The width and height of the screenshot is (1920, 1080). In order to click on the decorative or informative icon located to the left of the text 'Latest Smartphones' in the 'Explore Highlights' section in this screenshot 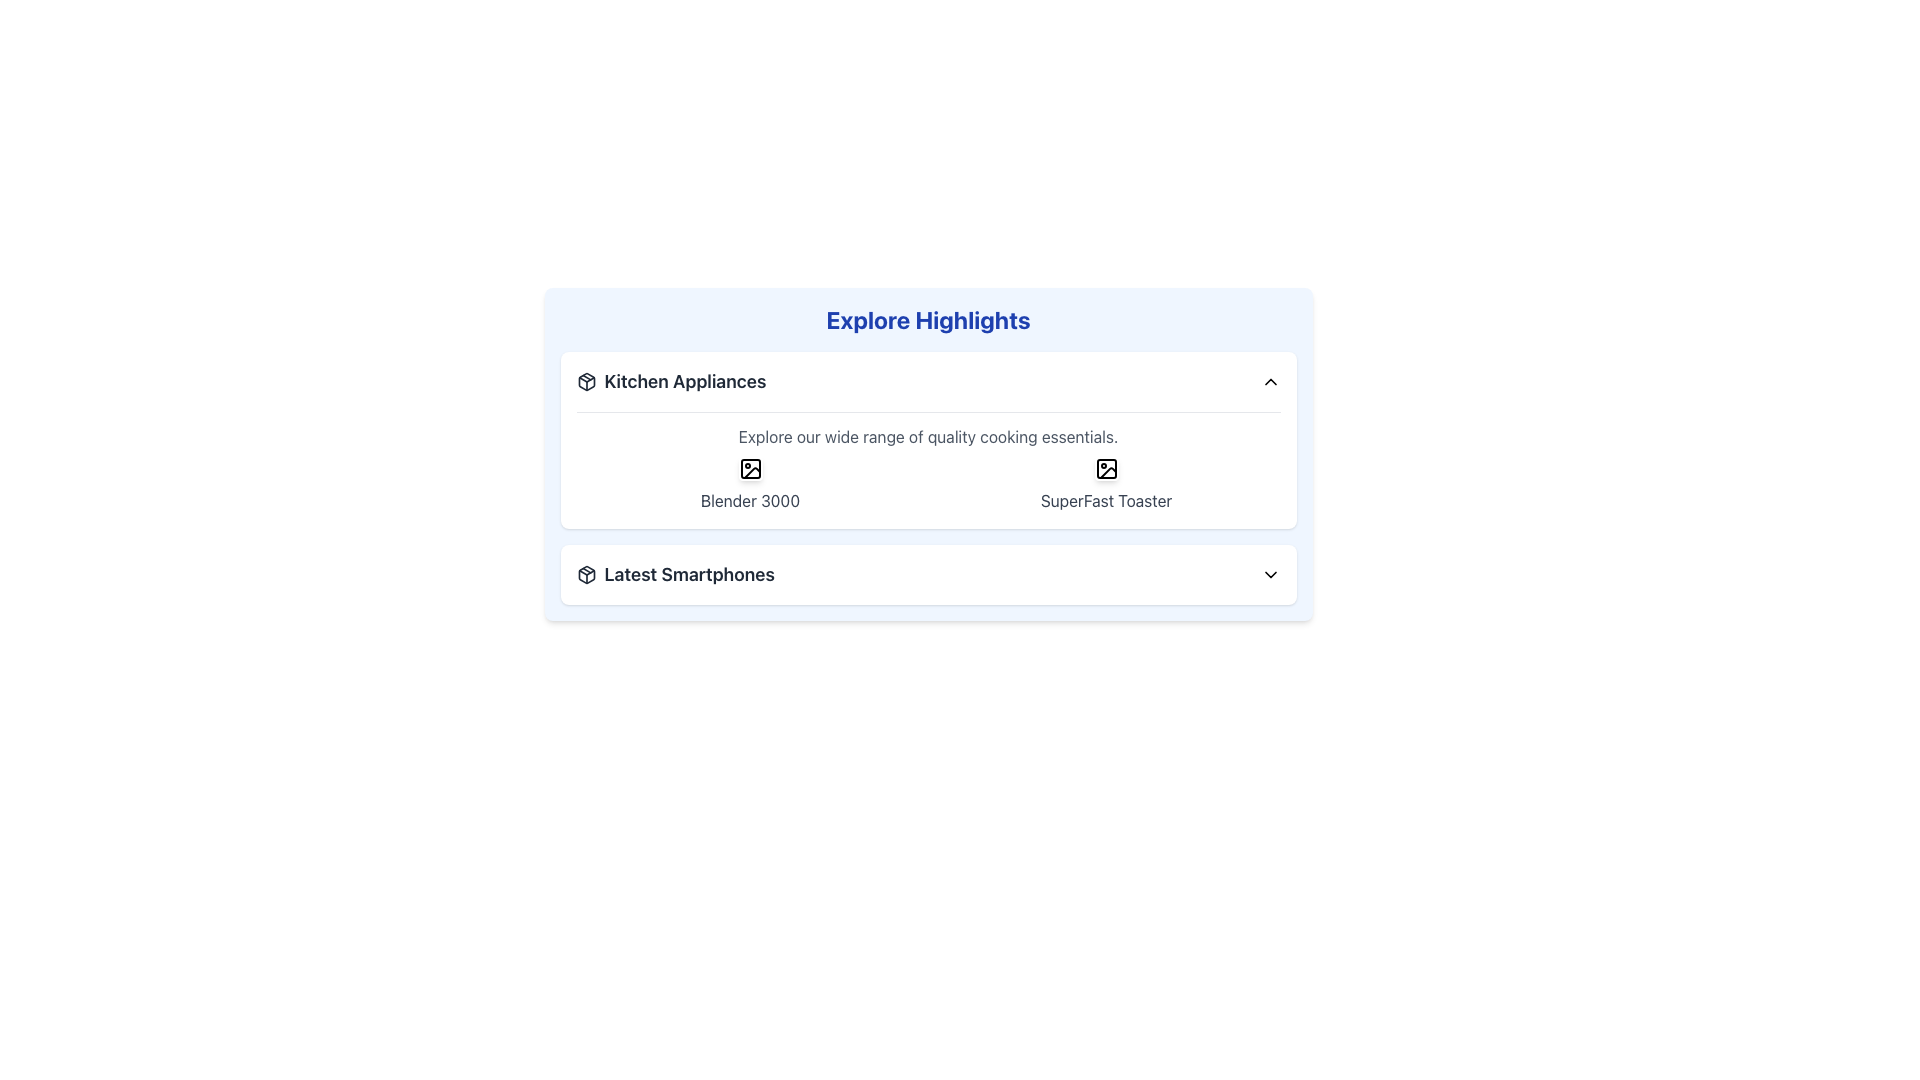, I will do `click(585, 574)`.